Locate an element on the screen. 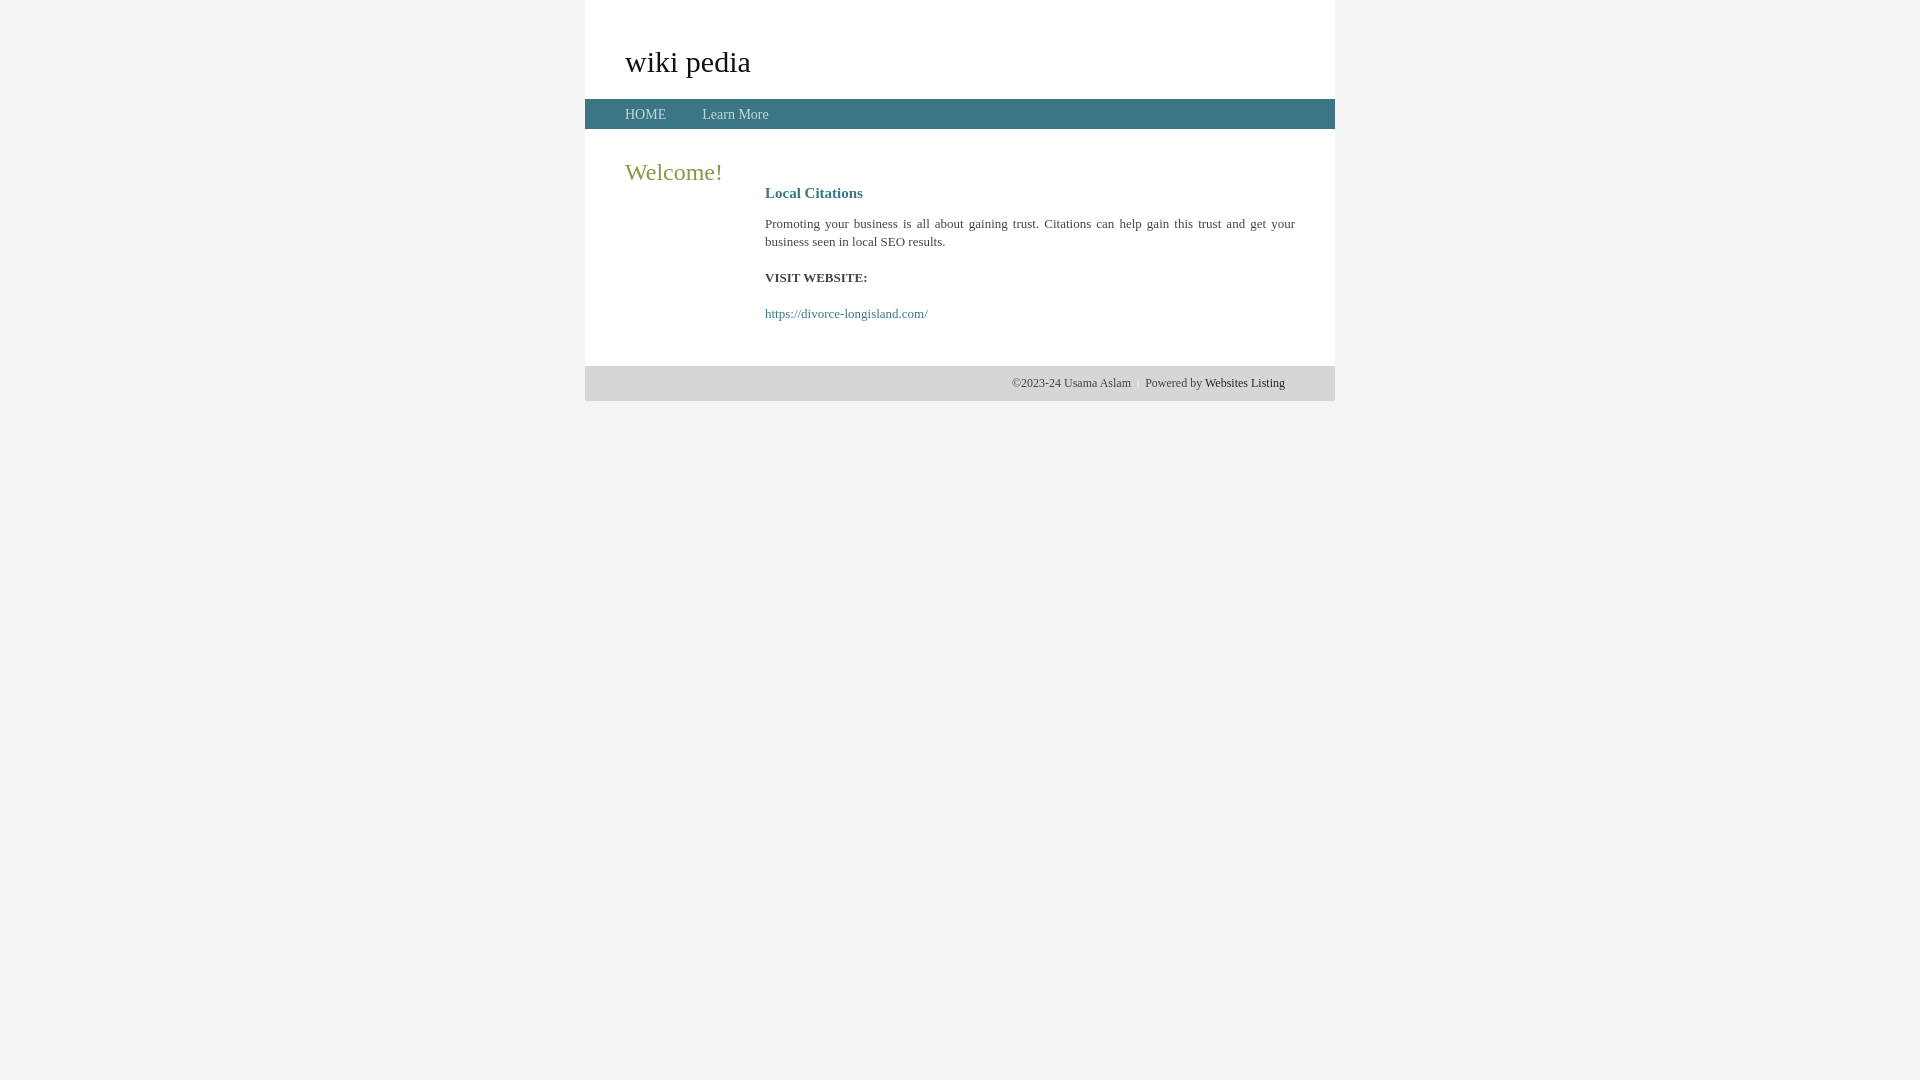 This screenshot has height=1080, width=1920. 'https://divorce-longisland.com/' is located at coordinates (846, 313).